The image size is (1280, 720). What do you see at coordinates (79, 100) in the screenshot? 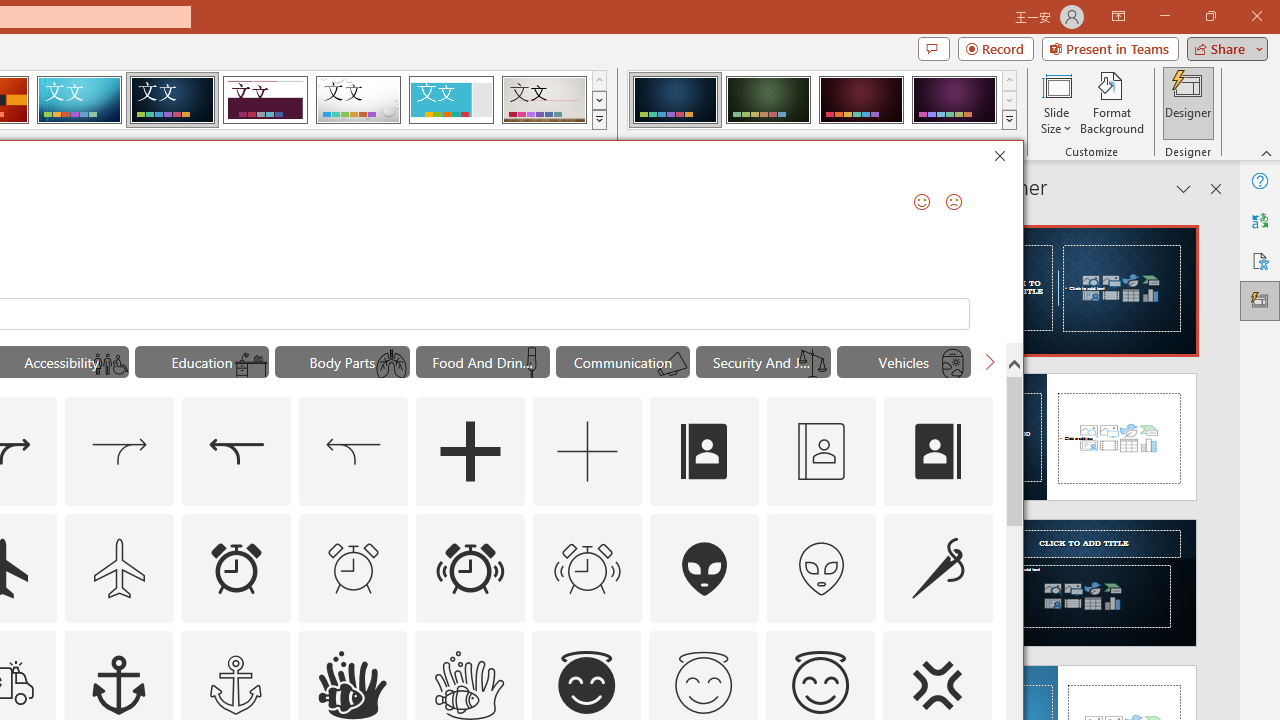
I see `'Circuit'` at bounding box center [79, 100].